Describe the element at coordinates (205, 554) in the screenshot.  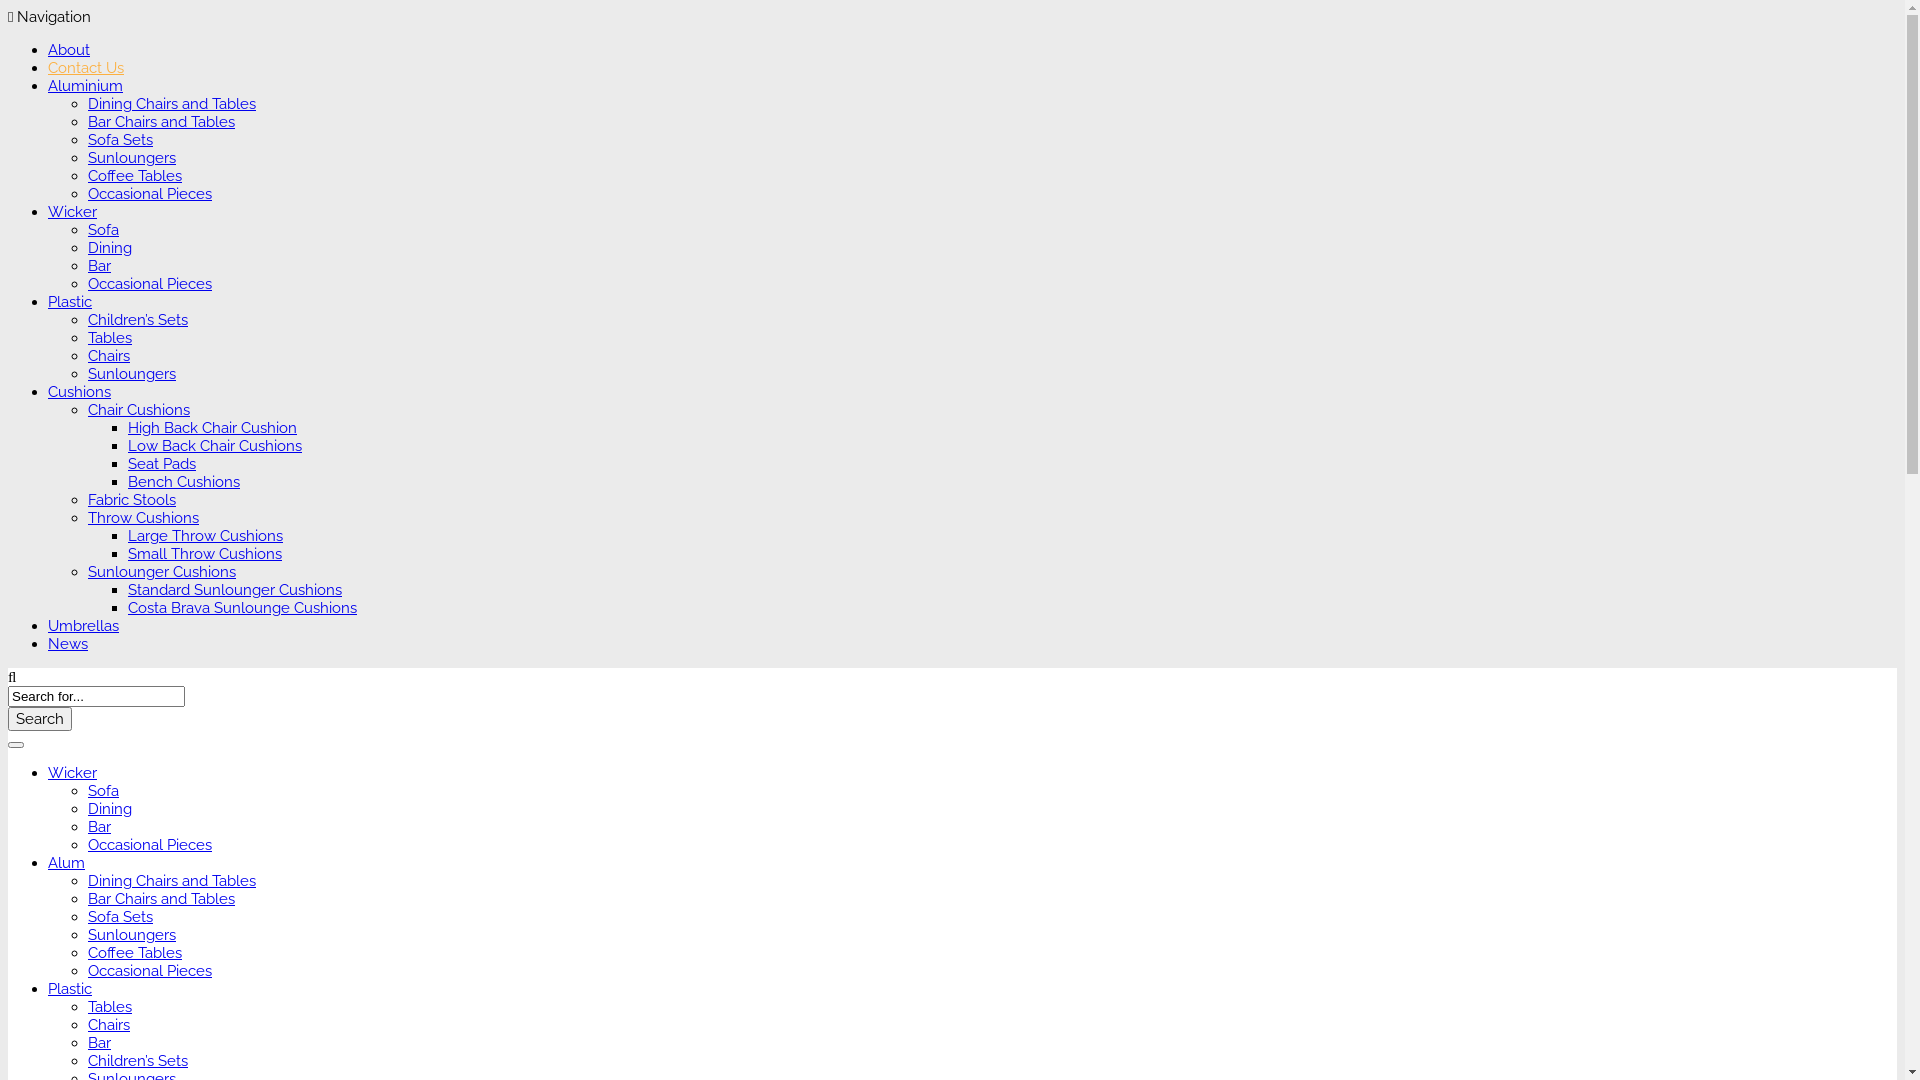
I see `'Small Throw Cushions'` at that location.